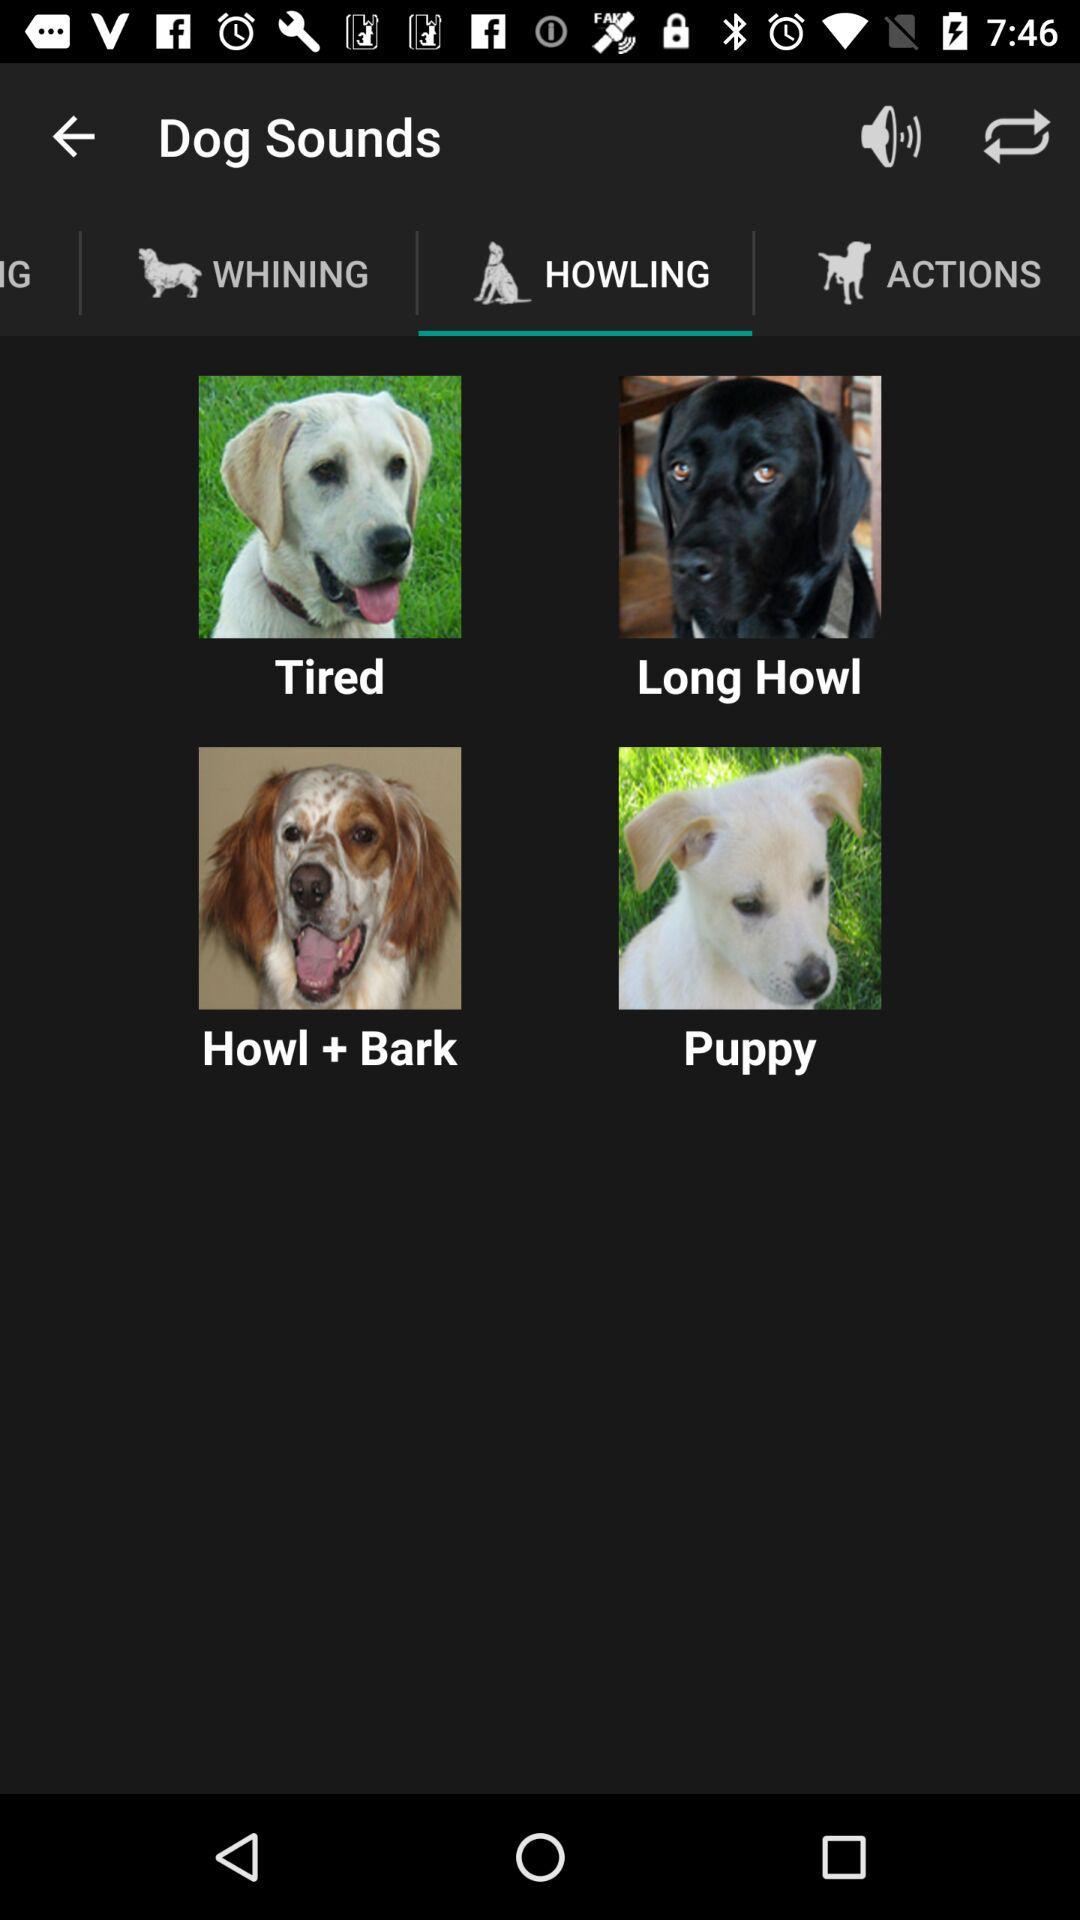 Image resolution: width=1080 pixels, height=1920 pixels. I want to click on choose picture, so click(329, 507).